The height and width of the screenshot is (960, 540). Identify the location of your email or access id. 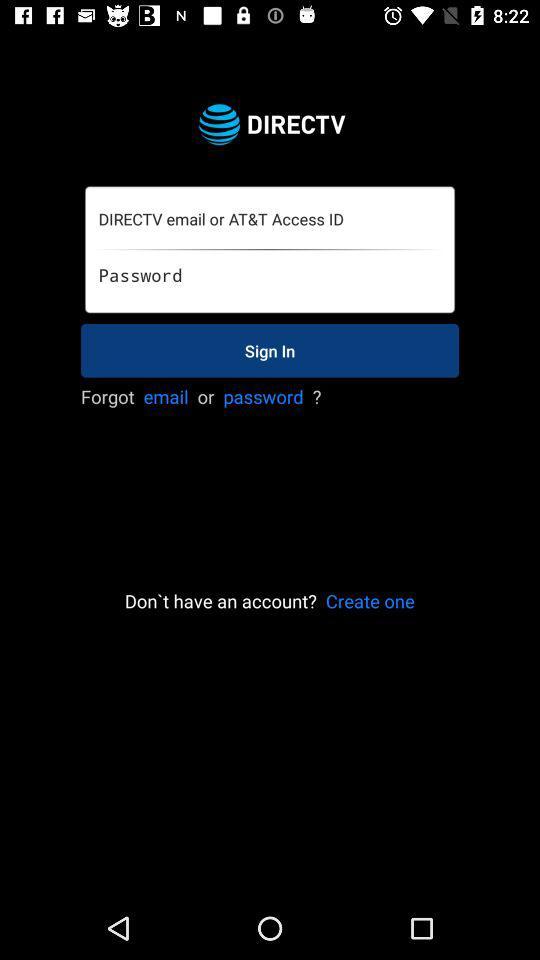
(269, 219).